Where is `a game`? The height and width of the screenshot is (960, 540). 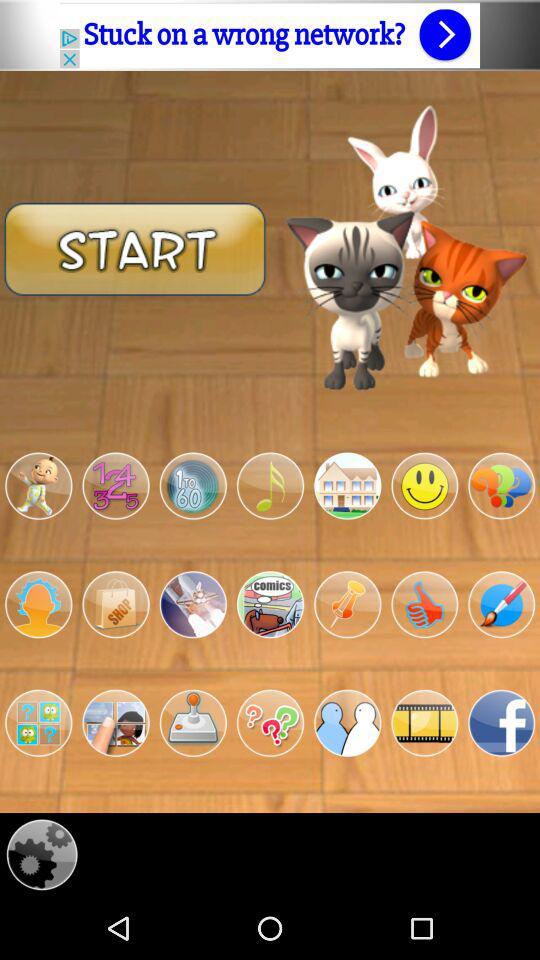 a game is located at coordinates (270, 485).